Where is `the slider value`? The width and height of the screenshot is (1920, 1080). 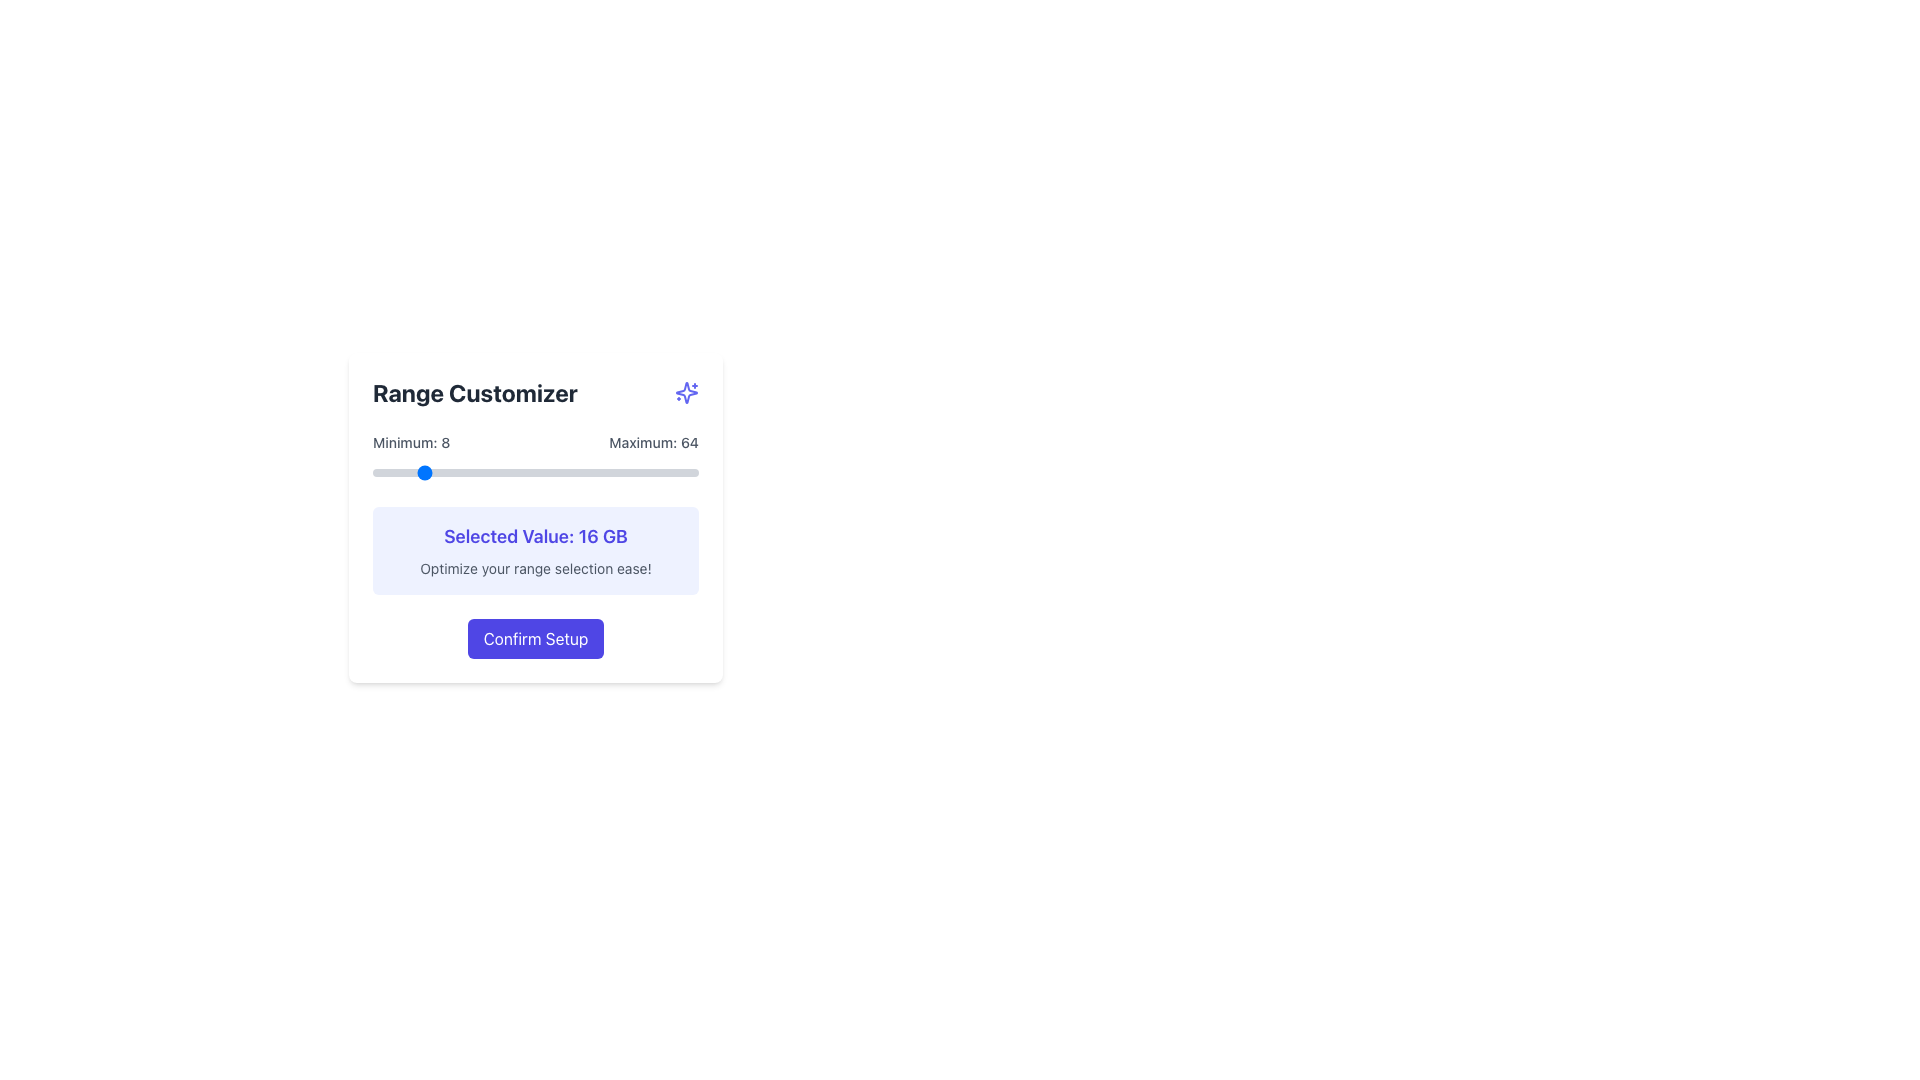
the slider value is located at coordinates (575, 473).